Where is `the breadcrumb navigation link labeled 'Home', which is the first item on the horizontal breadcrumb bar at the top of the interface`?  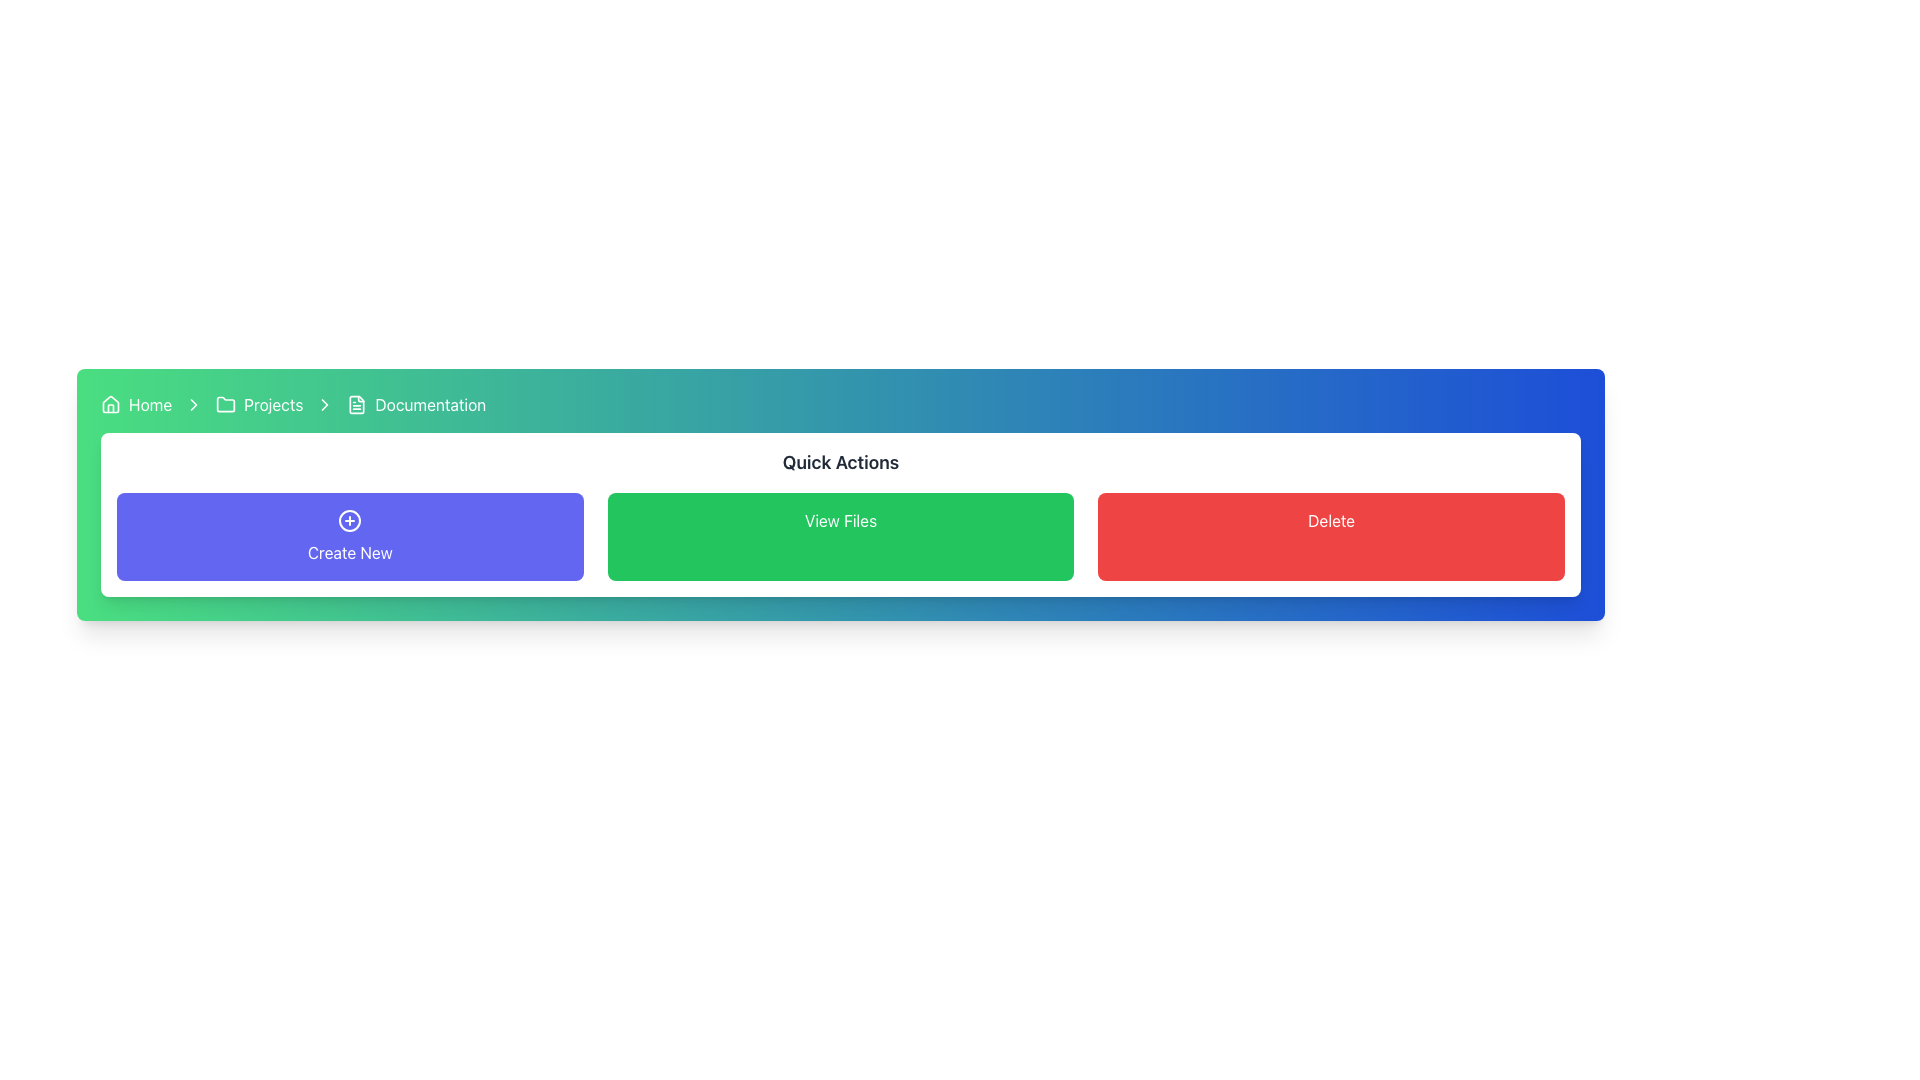
the breadcrumb navigation link labeled 'Home', which is the first item on the horizontal breadcrumb bar at the top of the interface is located at coordinates (135, 405).